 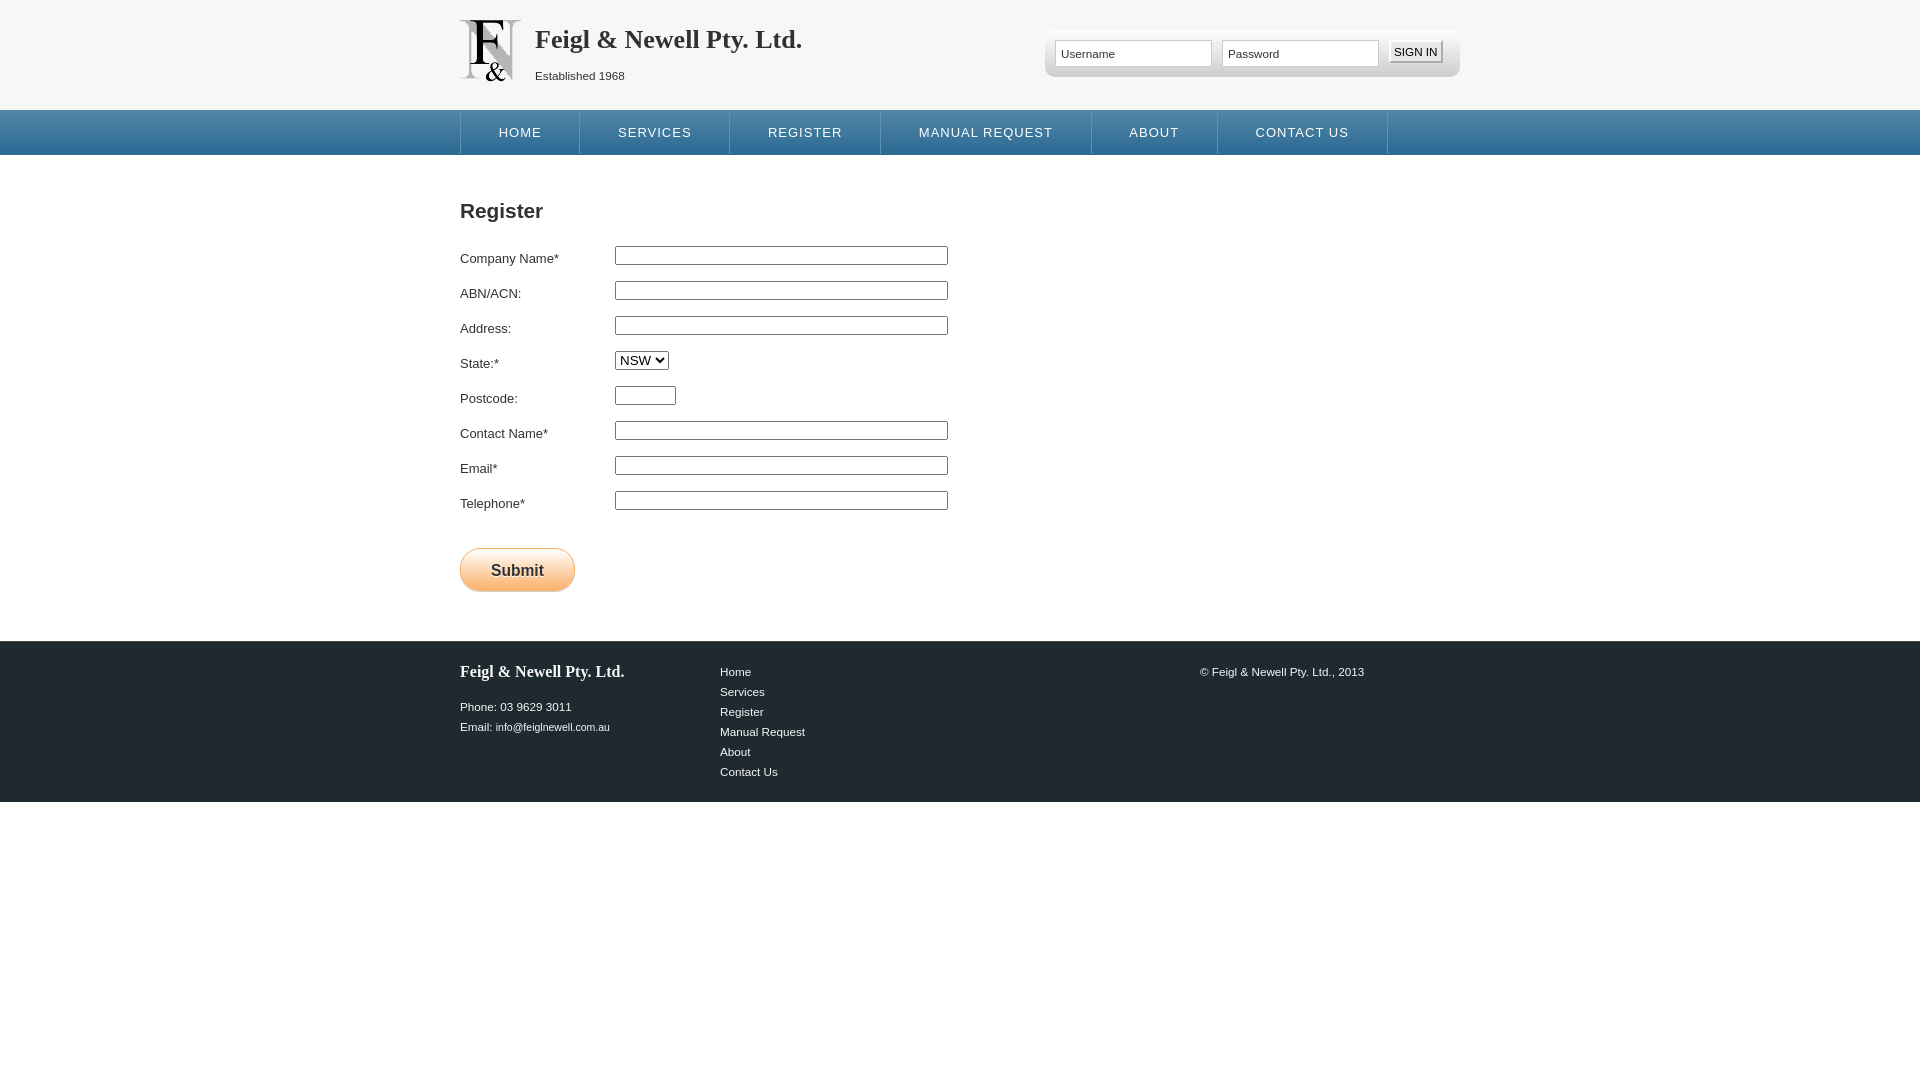 I want to click on 'Submit', so click(x=517, y=569).